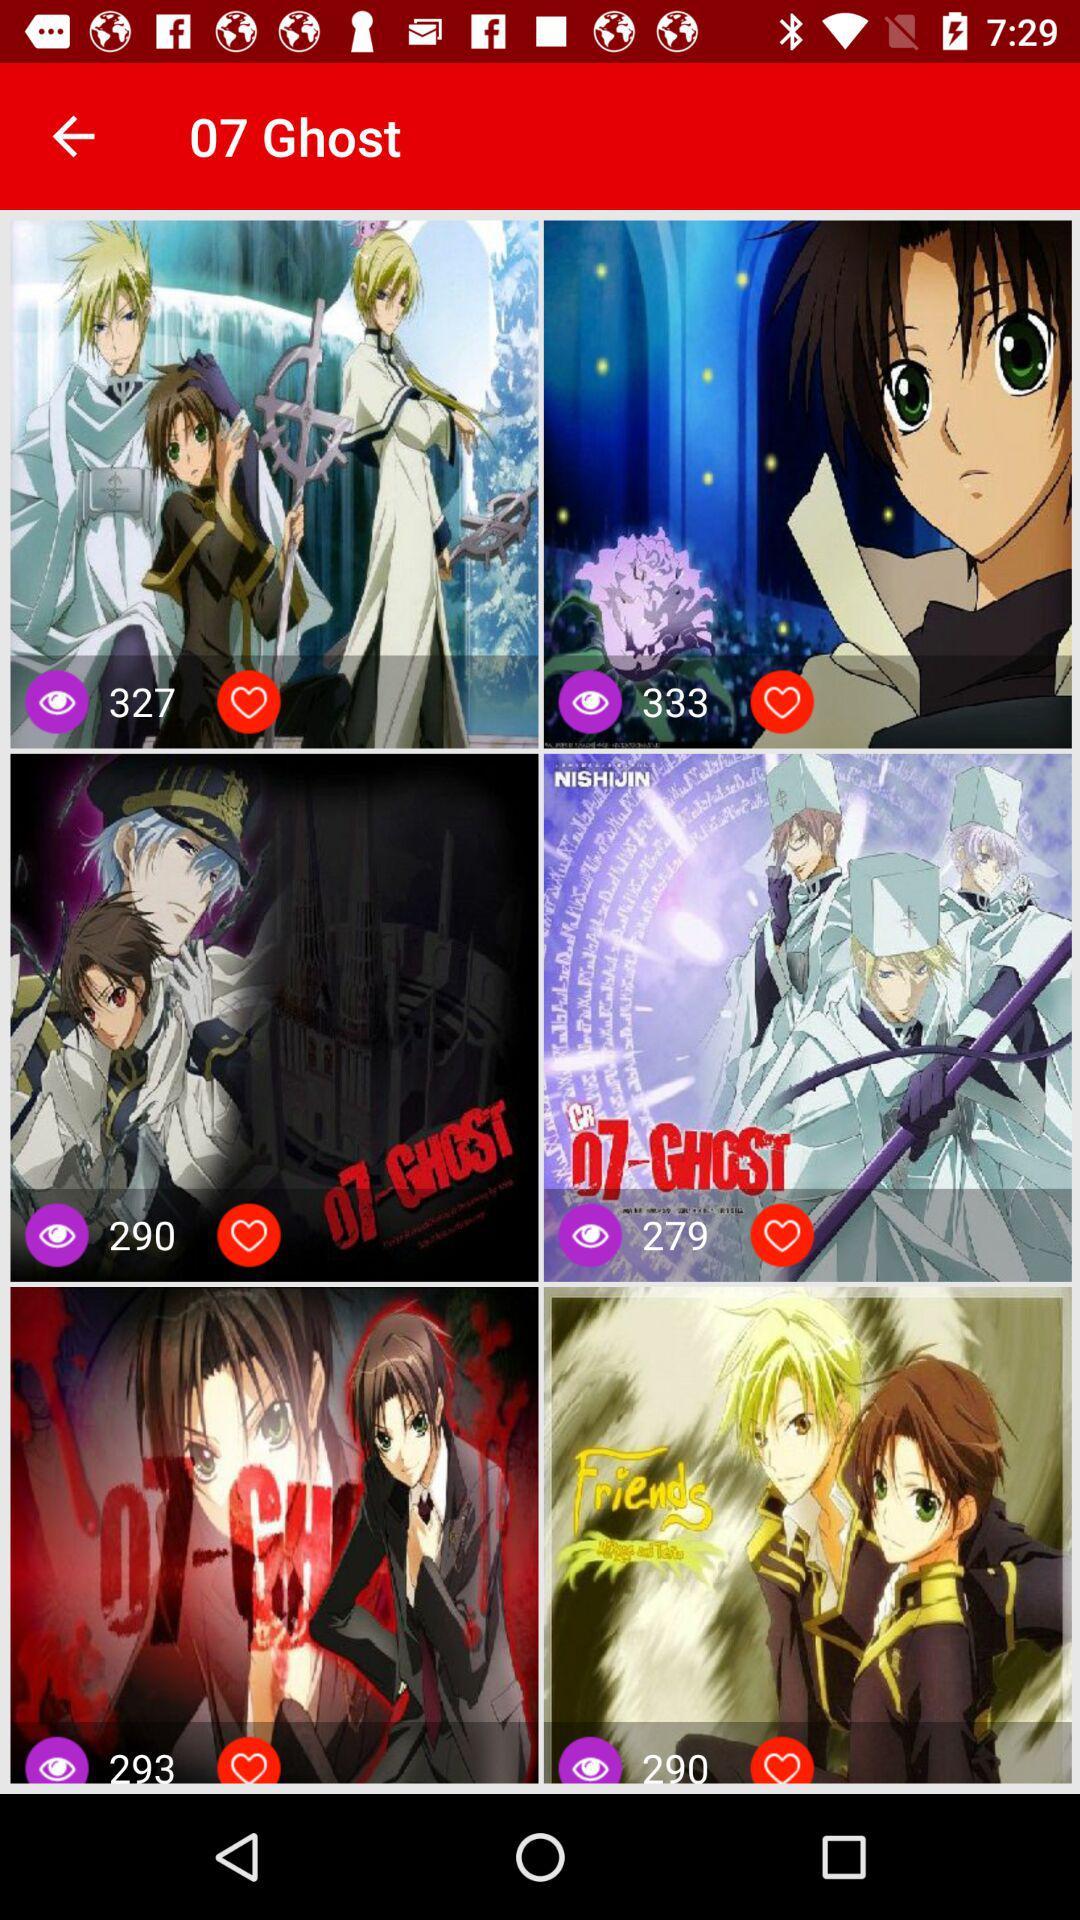 The image size is (1080, 1920). What do you see at coordinates (248, 1764) in the screenshot?
I see `like` at bounding box center [248, 1764].